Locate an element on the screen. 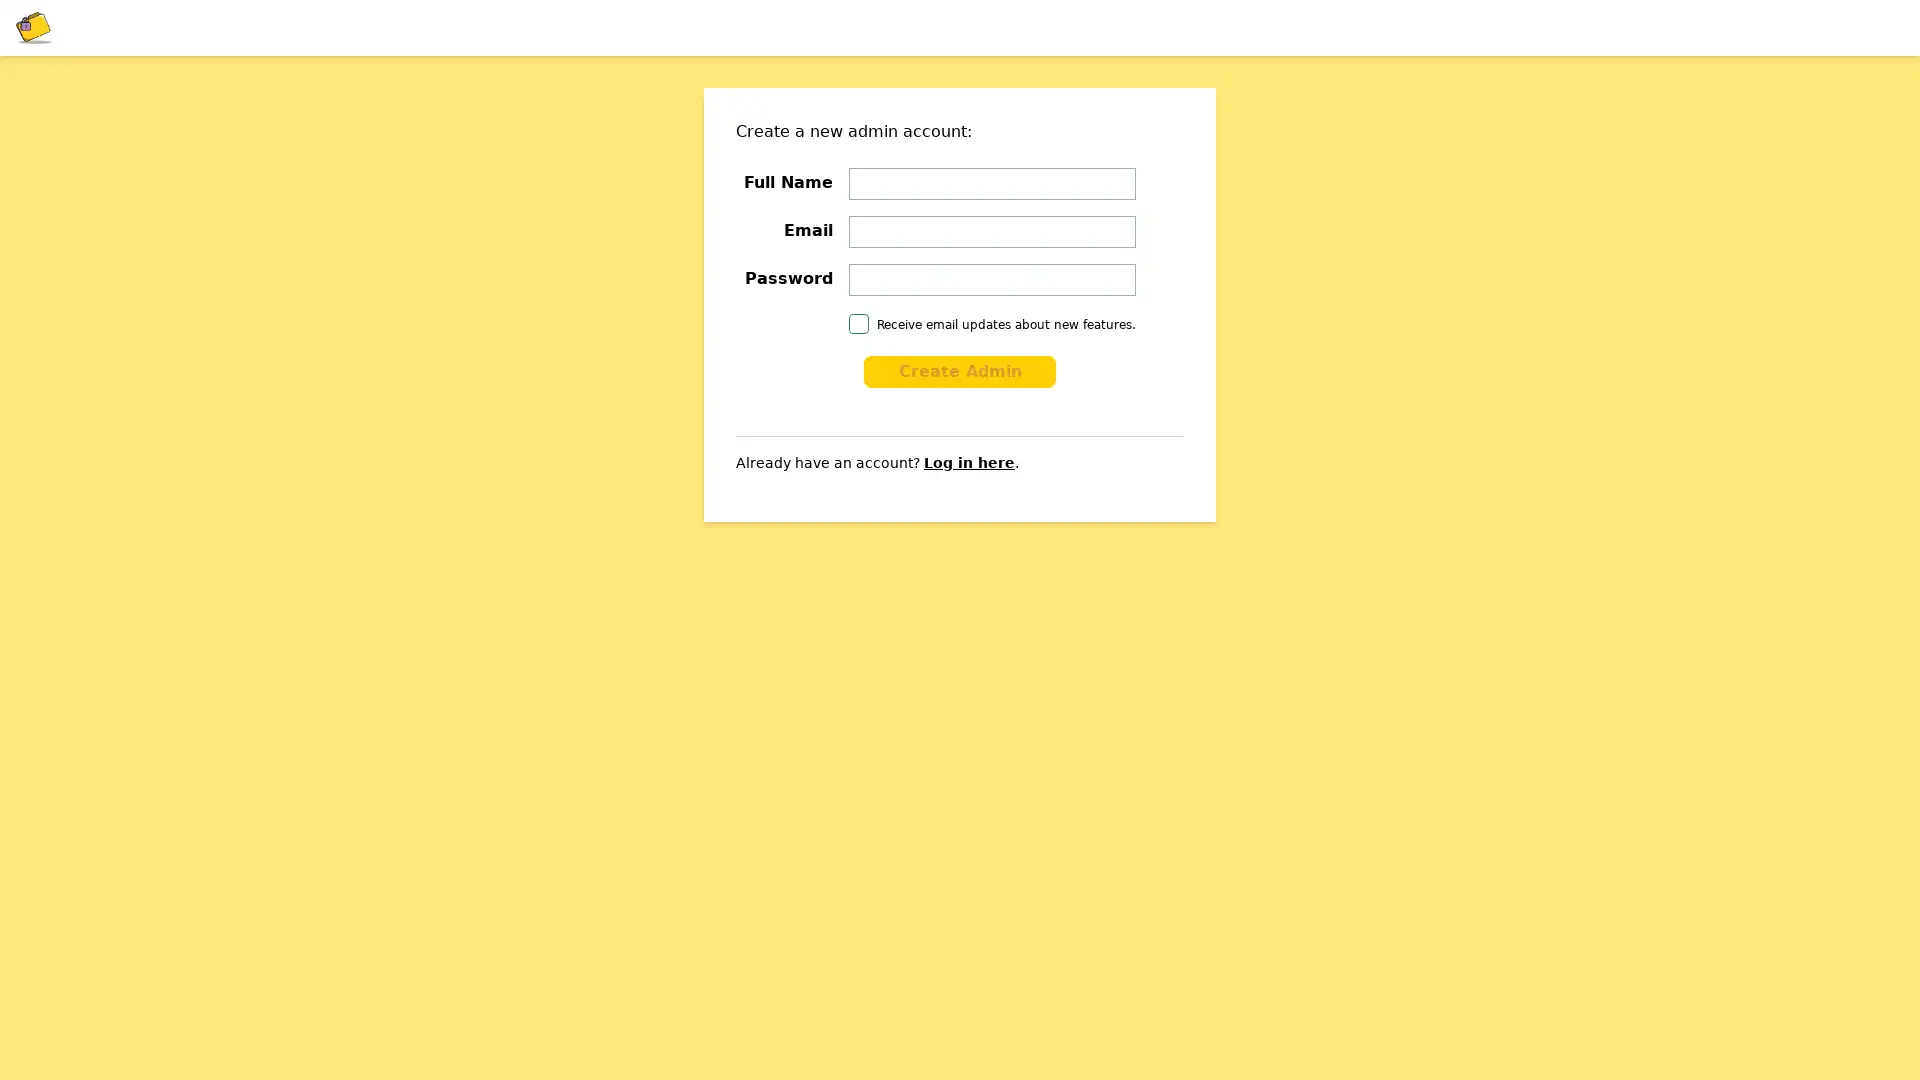 The width and height of the screenshot is (1920, 1080). Create Admin is located at coordinates (960, 371).